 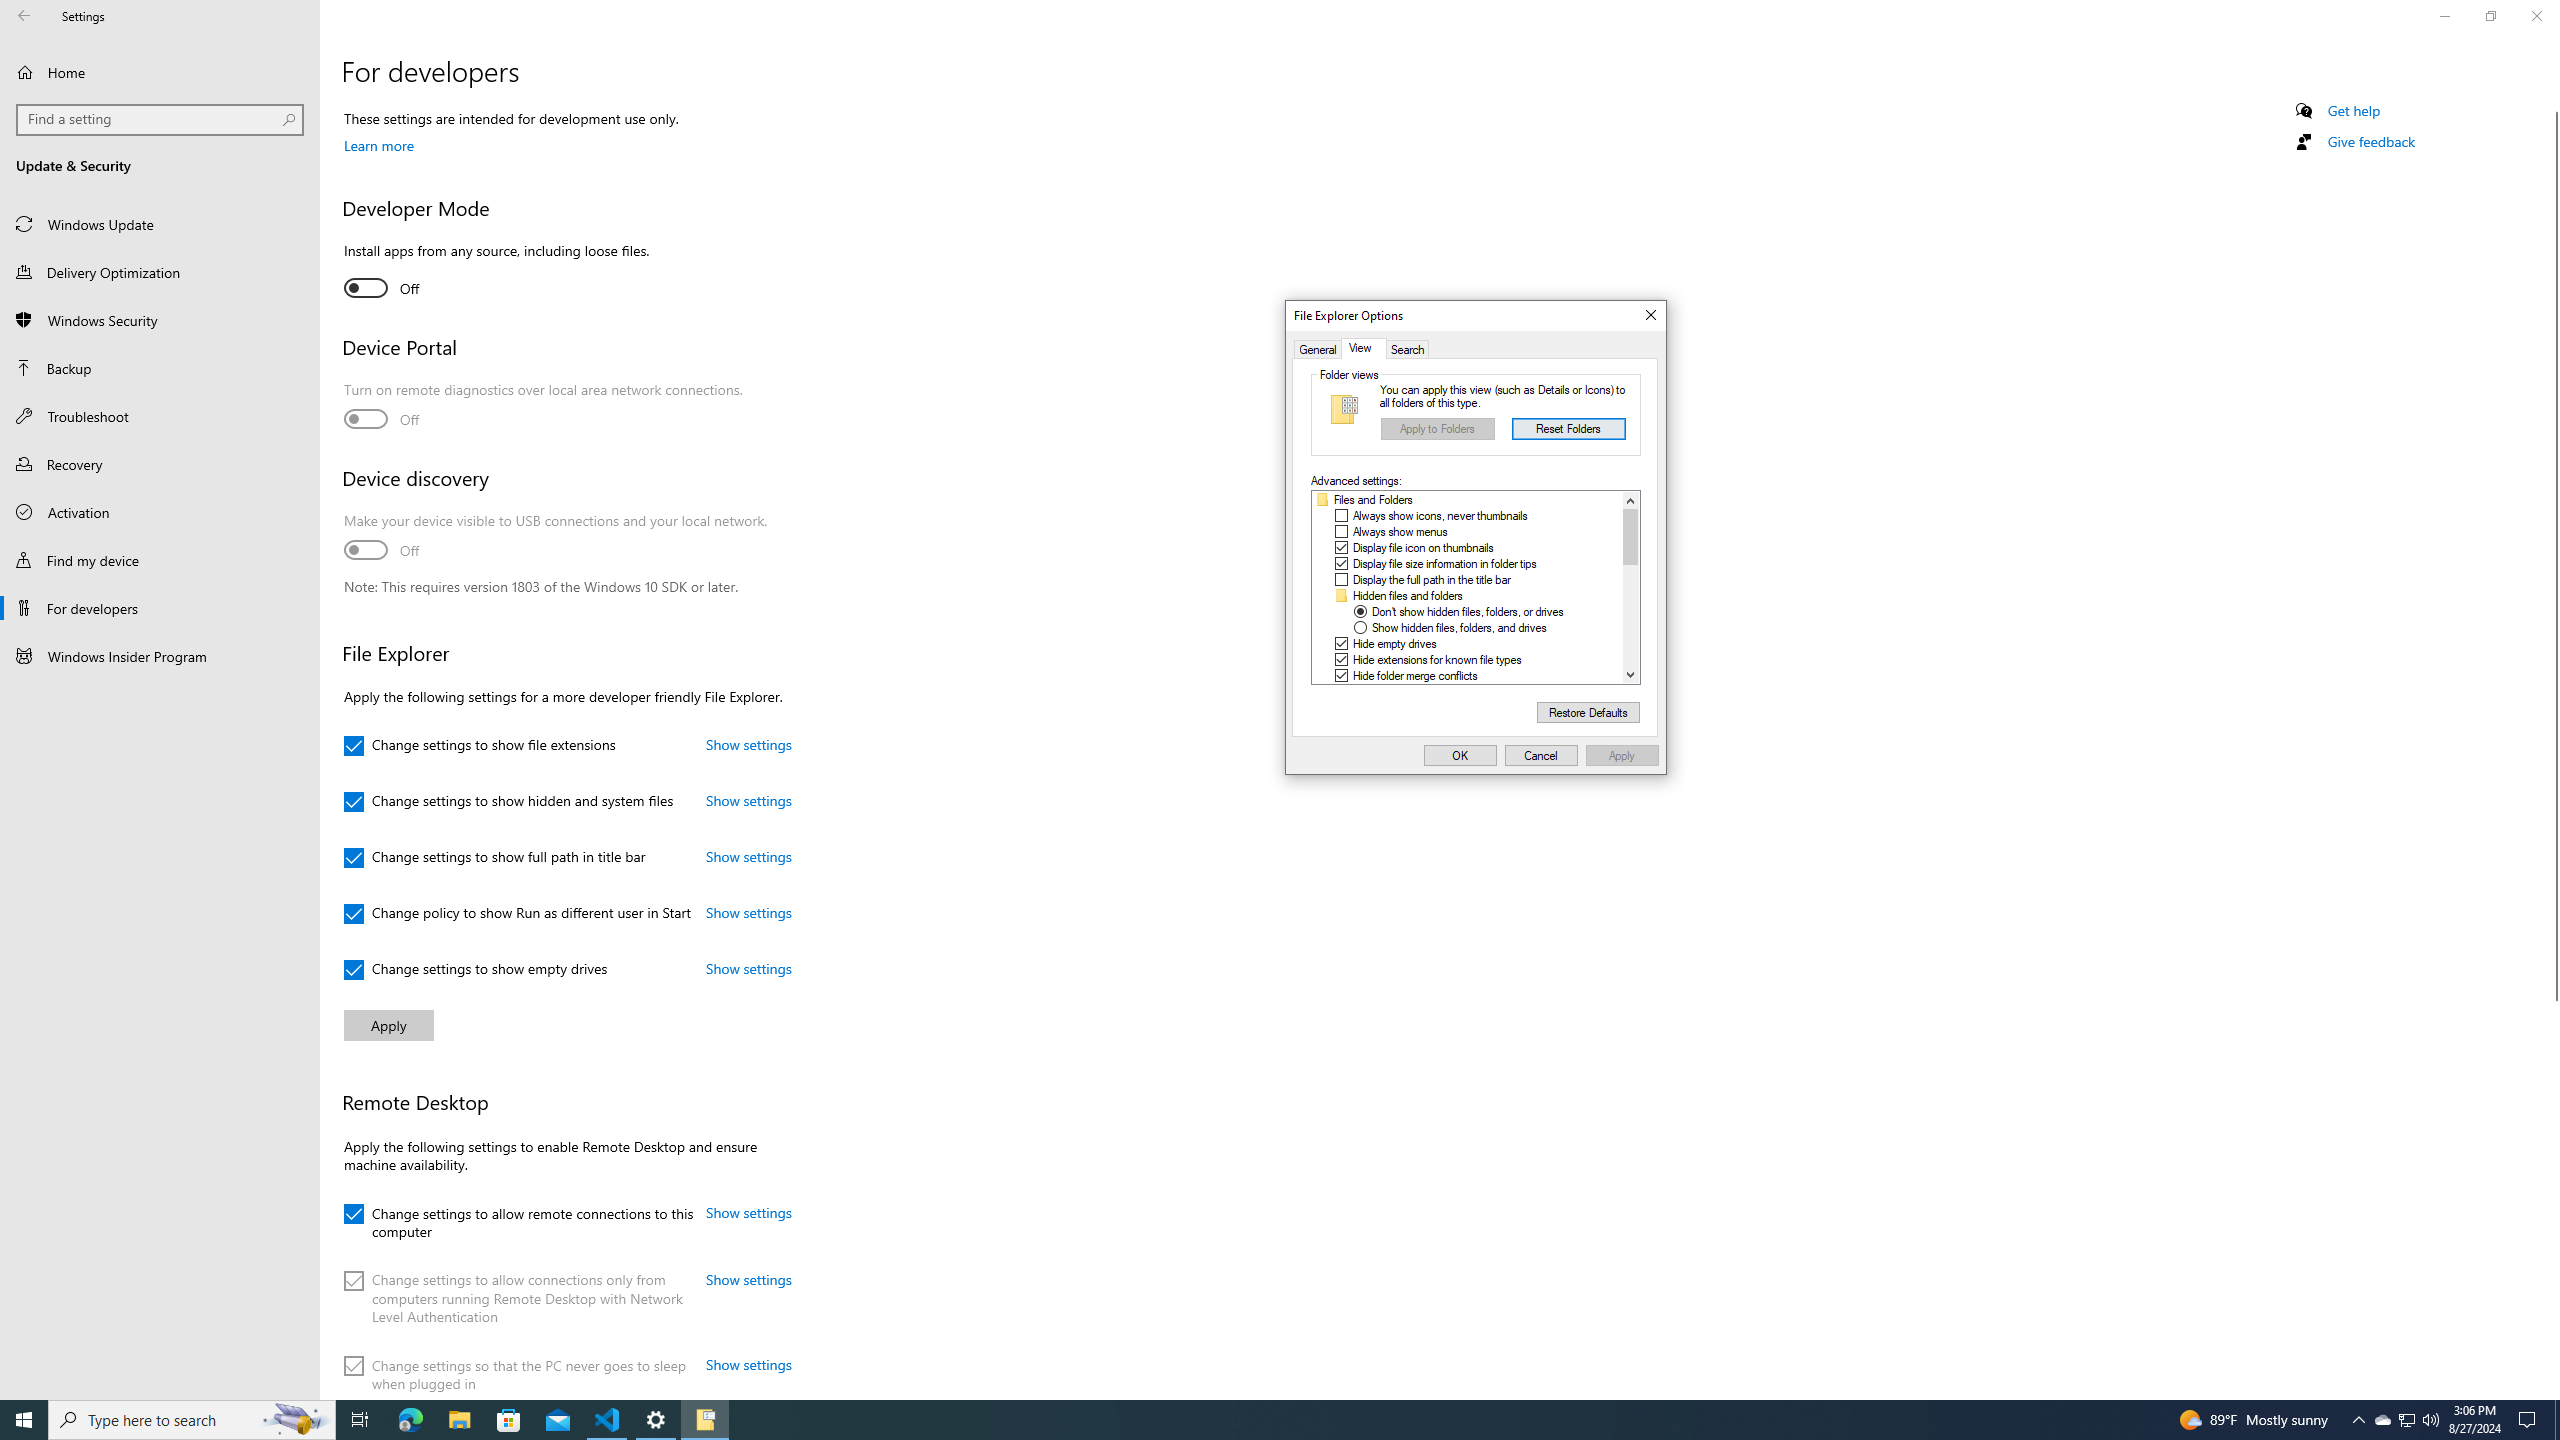 I want to click on 'Close', so click(x=1648, y=315).